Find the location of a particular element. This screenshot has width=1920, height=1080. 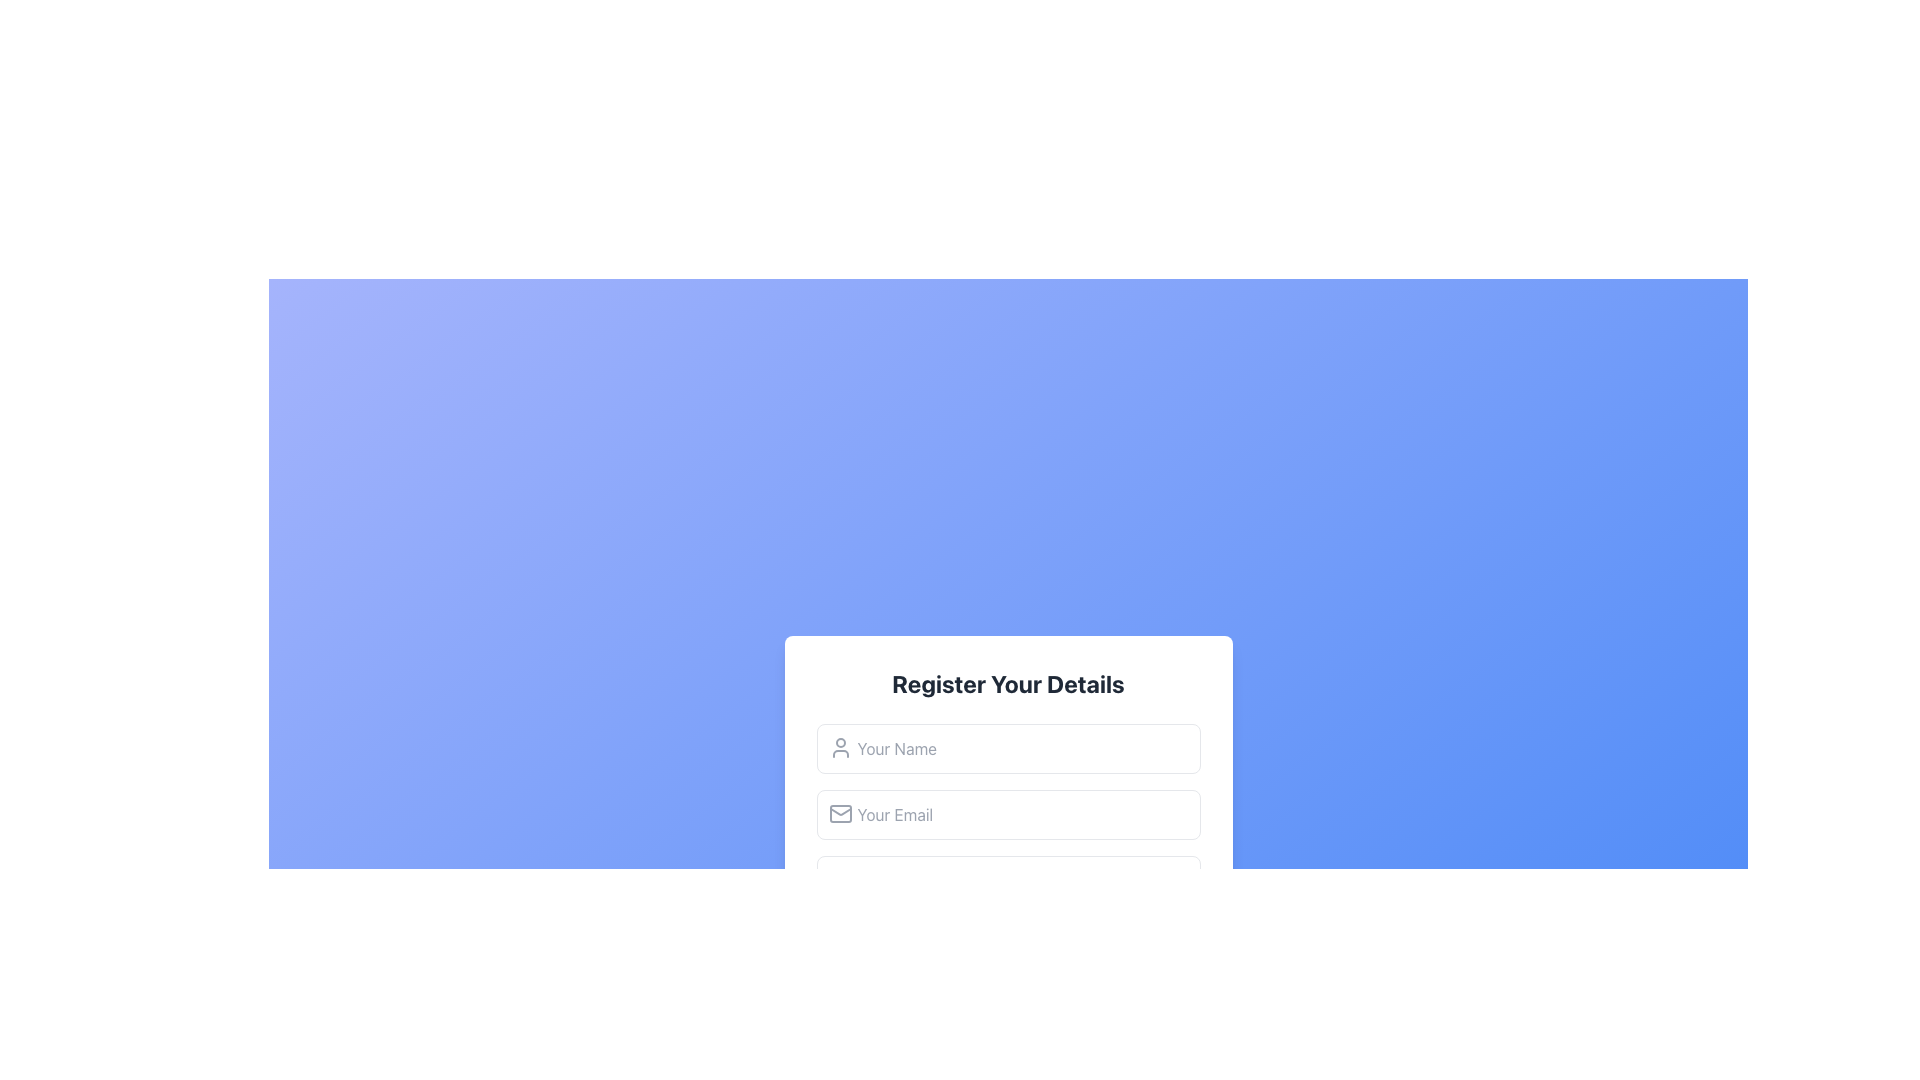

the email input field is located at coordinates (1008, 814).